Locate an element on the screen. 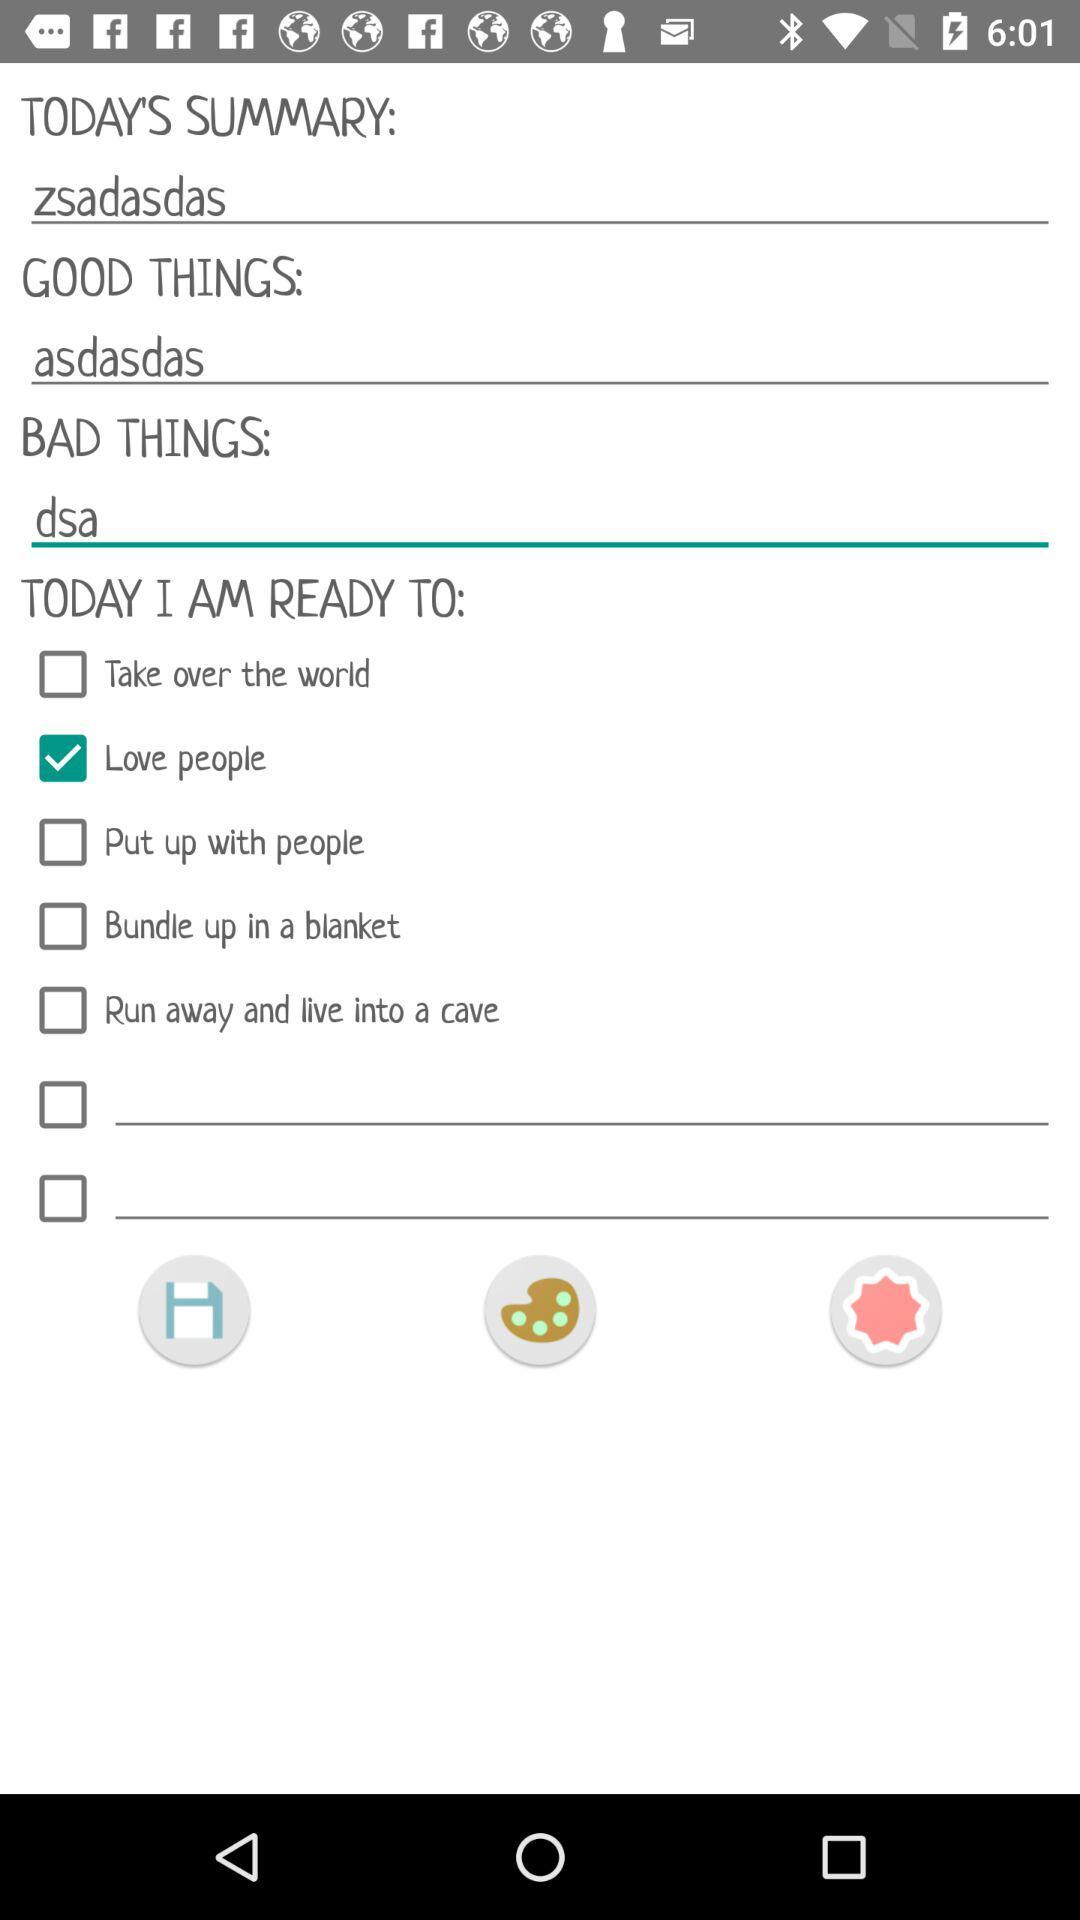 The width and height of the screenshot is (1080, 1920). item below put up with icon is located at coordinates (540, 925).